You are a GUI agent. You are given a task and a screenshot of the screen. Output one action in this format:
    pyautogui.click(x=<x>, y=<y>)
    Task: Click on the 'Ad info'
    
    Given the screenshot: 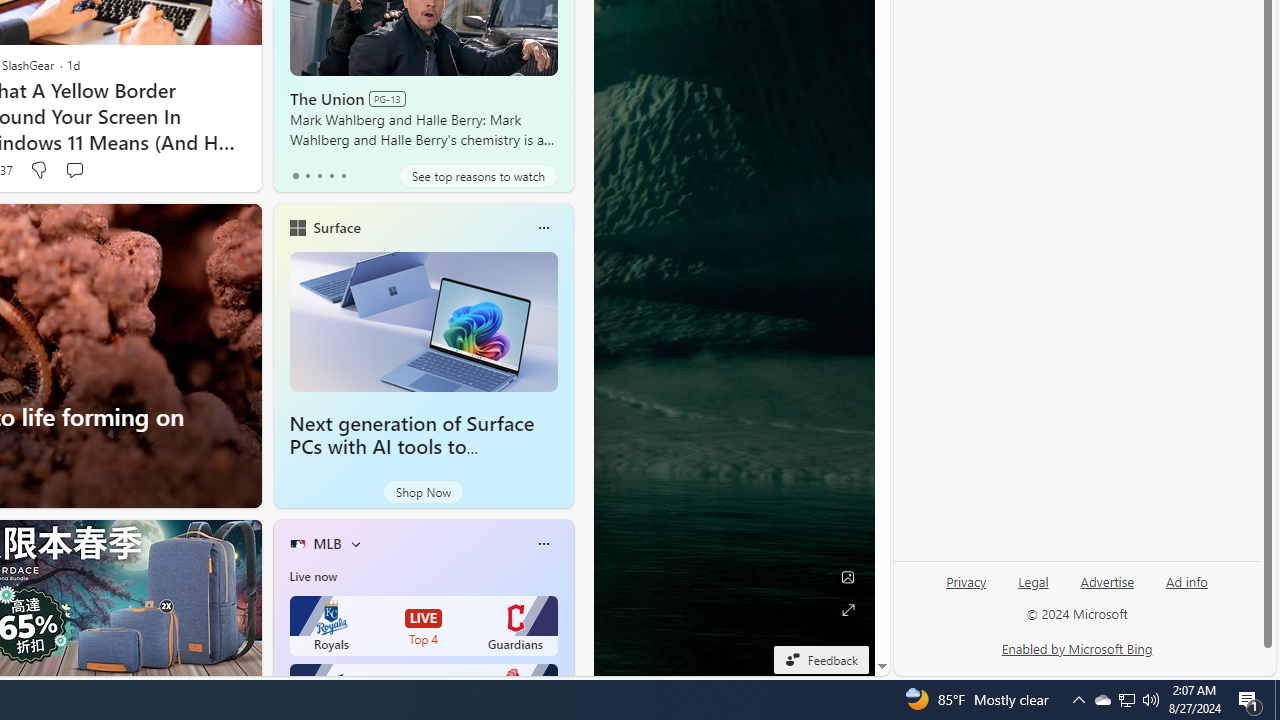 What is the action you would take?
    pyautogui.click(x=1187, y=582)
    